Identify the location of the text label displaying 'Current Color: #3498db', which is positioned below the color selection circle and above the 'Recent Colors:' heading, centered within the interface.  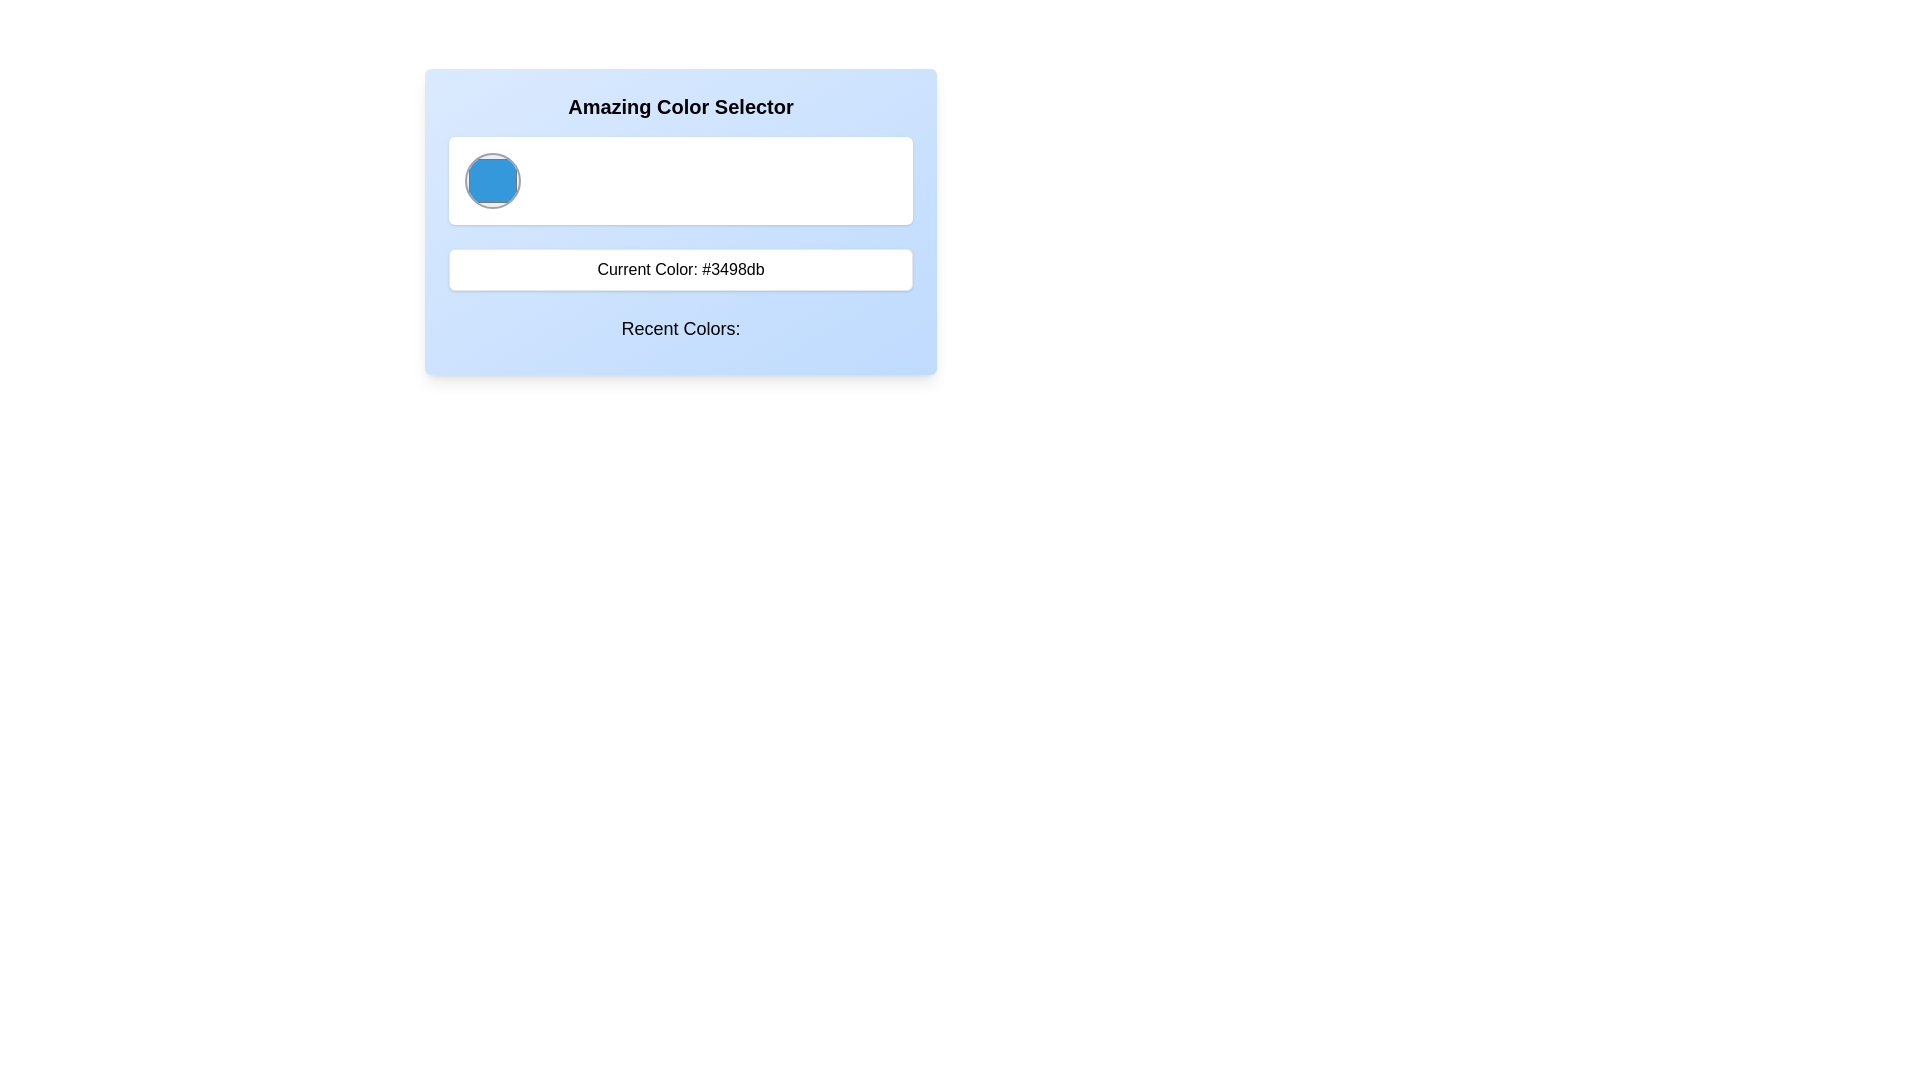
(681, 270).